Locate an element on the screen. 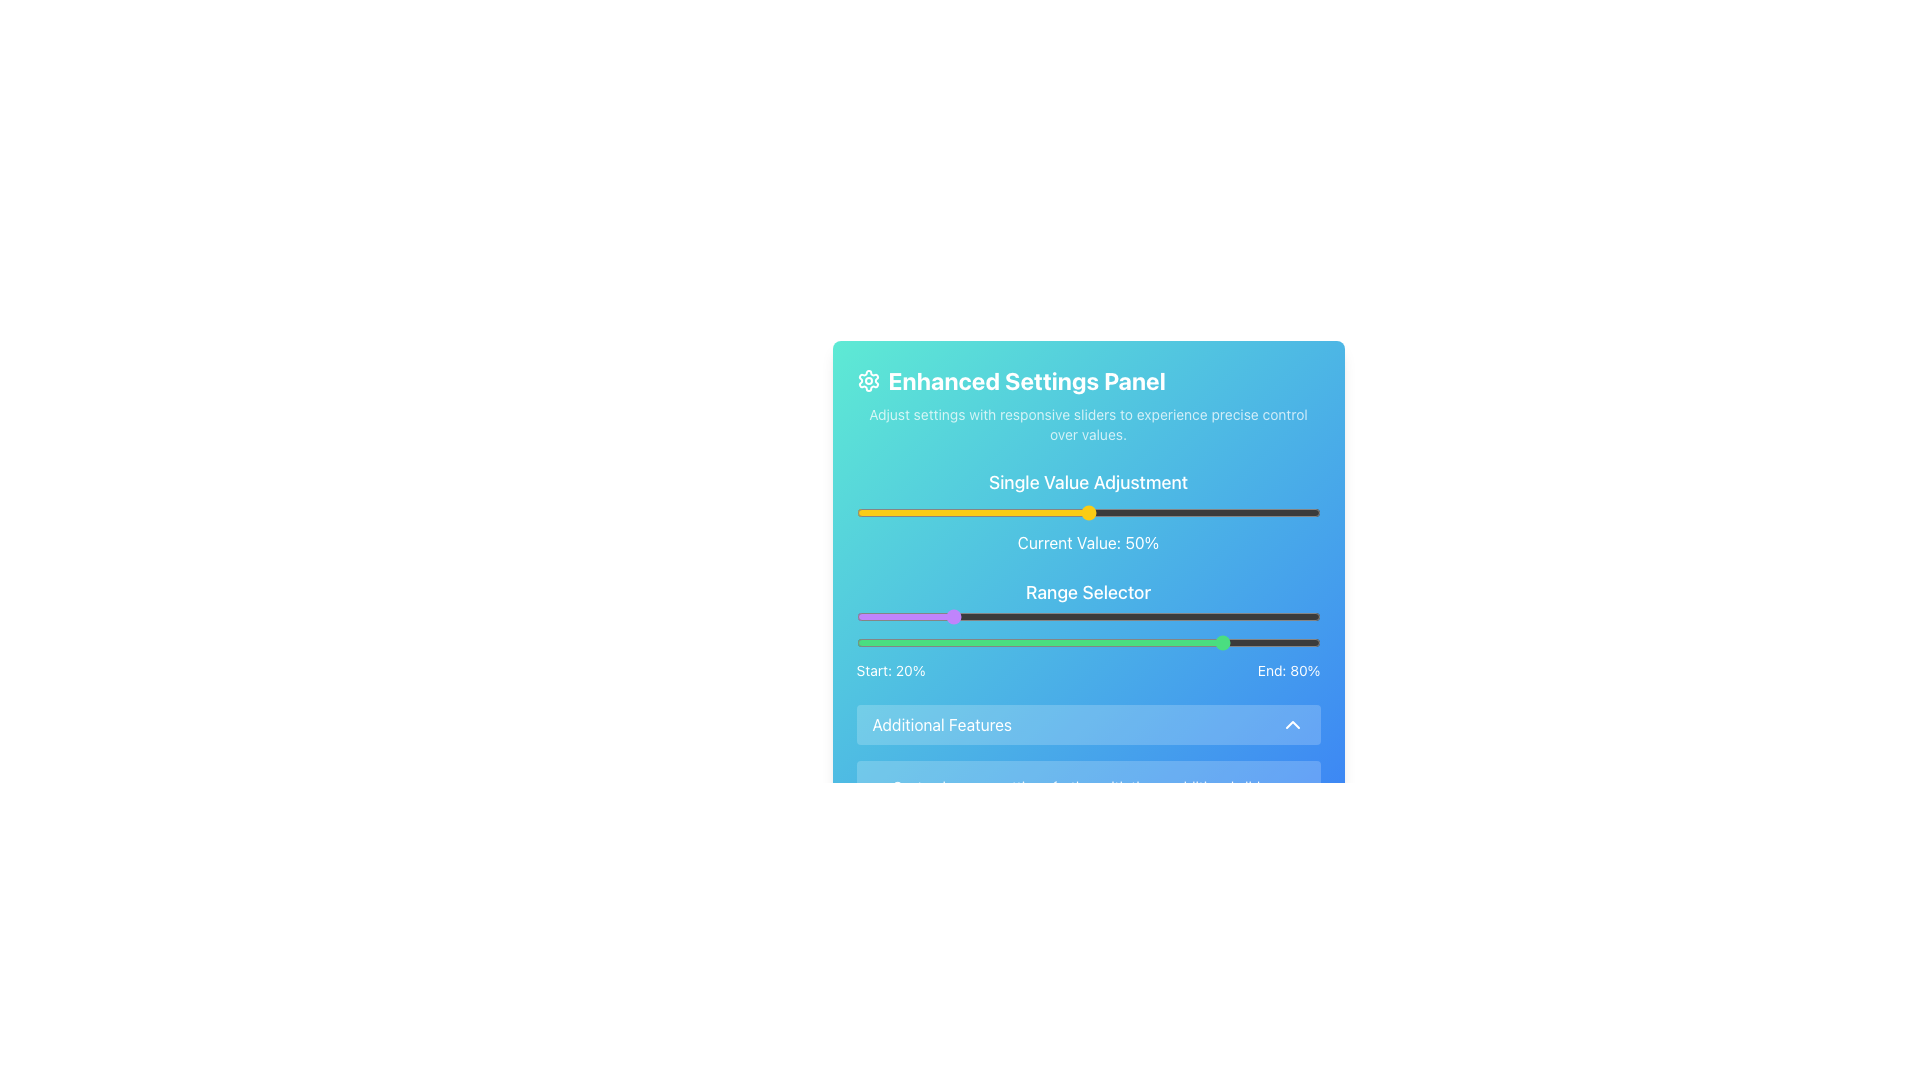  the slider is located at coordinates (1254, 643).